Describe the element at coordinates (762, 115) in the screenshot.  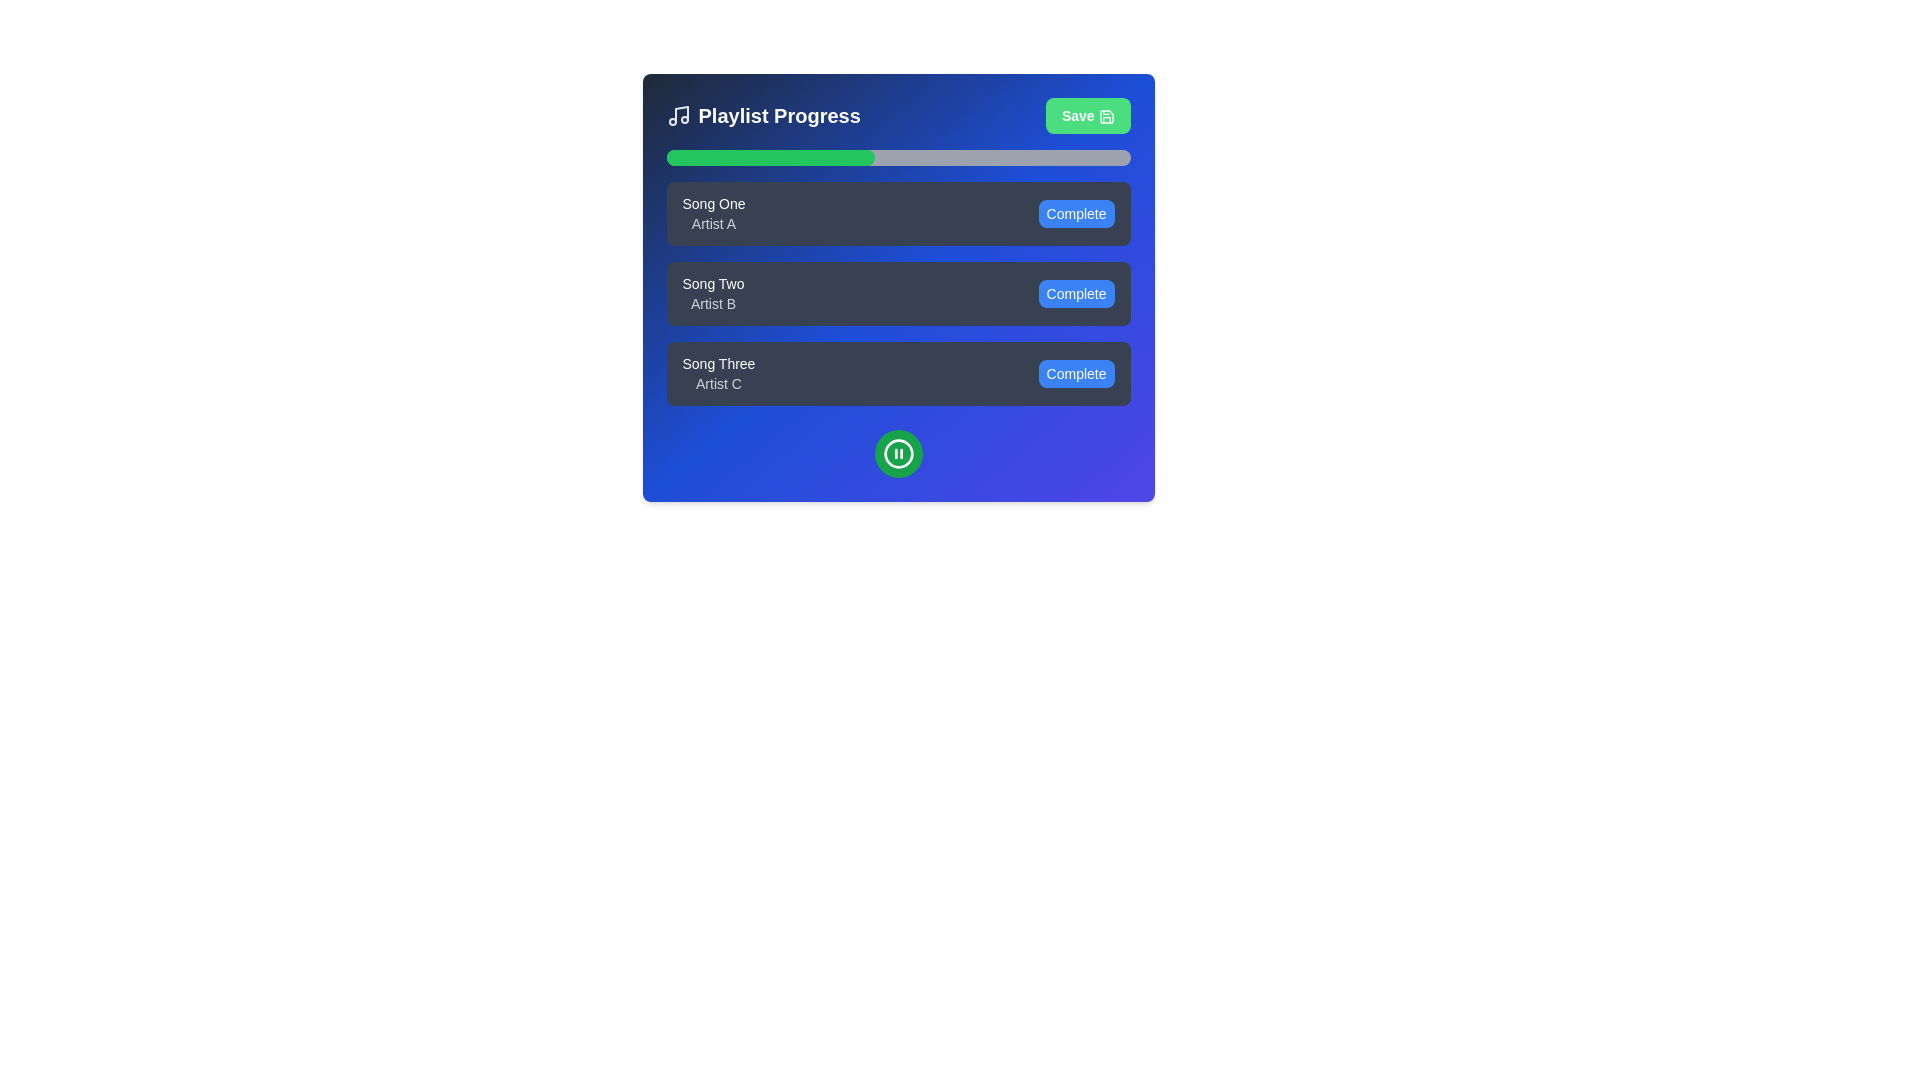
I see `the static text element displaying 'Playlist Progress' with a music note icon, located at the top-left of the interface, above the green progress bar` at that location.